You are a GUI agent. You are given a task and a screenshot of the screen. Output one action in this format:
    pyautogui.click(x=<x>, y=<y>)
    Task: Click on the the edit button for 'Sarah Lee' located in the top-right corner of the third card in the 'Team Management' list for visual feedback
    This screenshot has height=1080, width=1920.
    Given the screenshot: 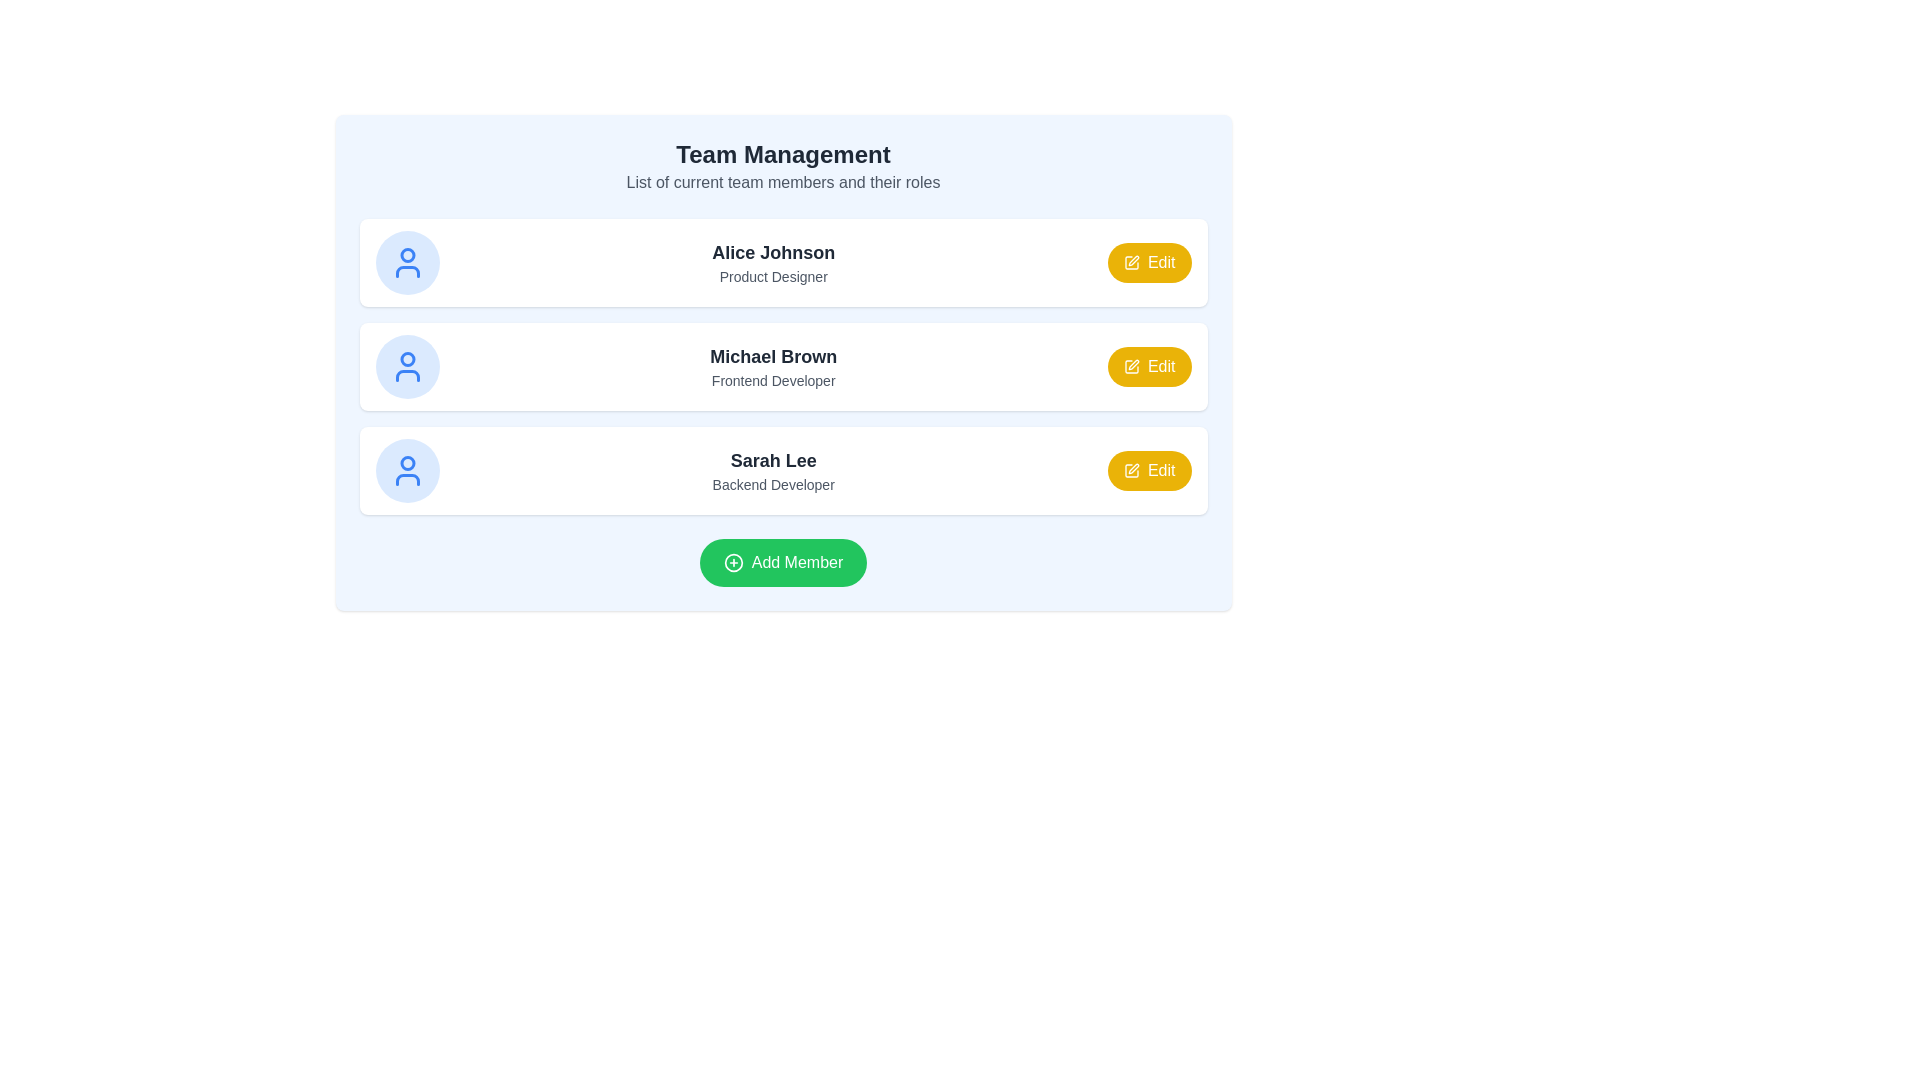 What is the action you would take?
    pyautogui.click(x=1149, y=470)
    